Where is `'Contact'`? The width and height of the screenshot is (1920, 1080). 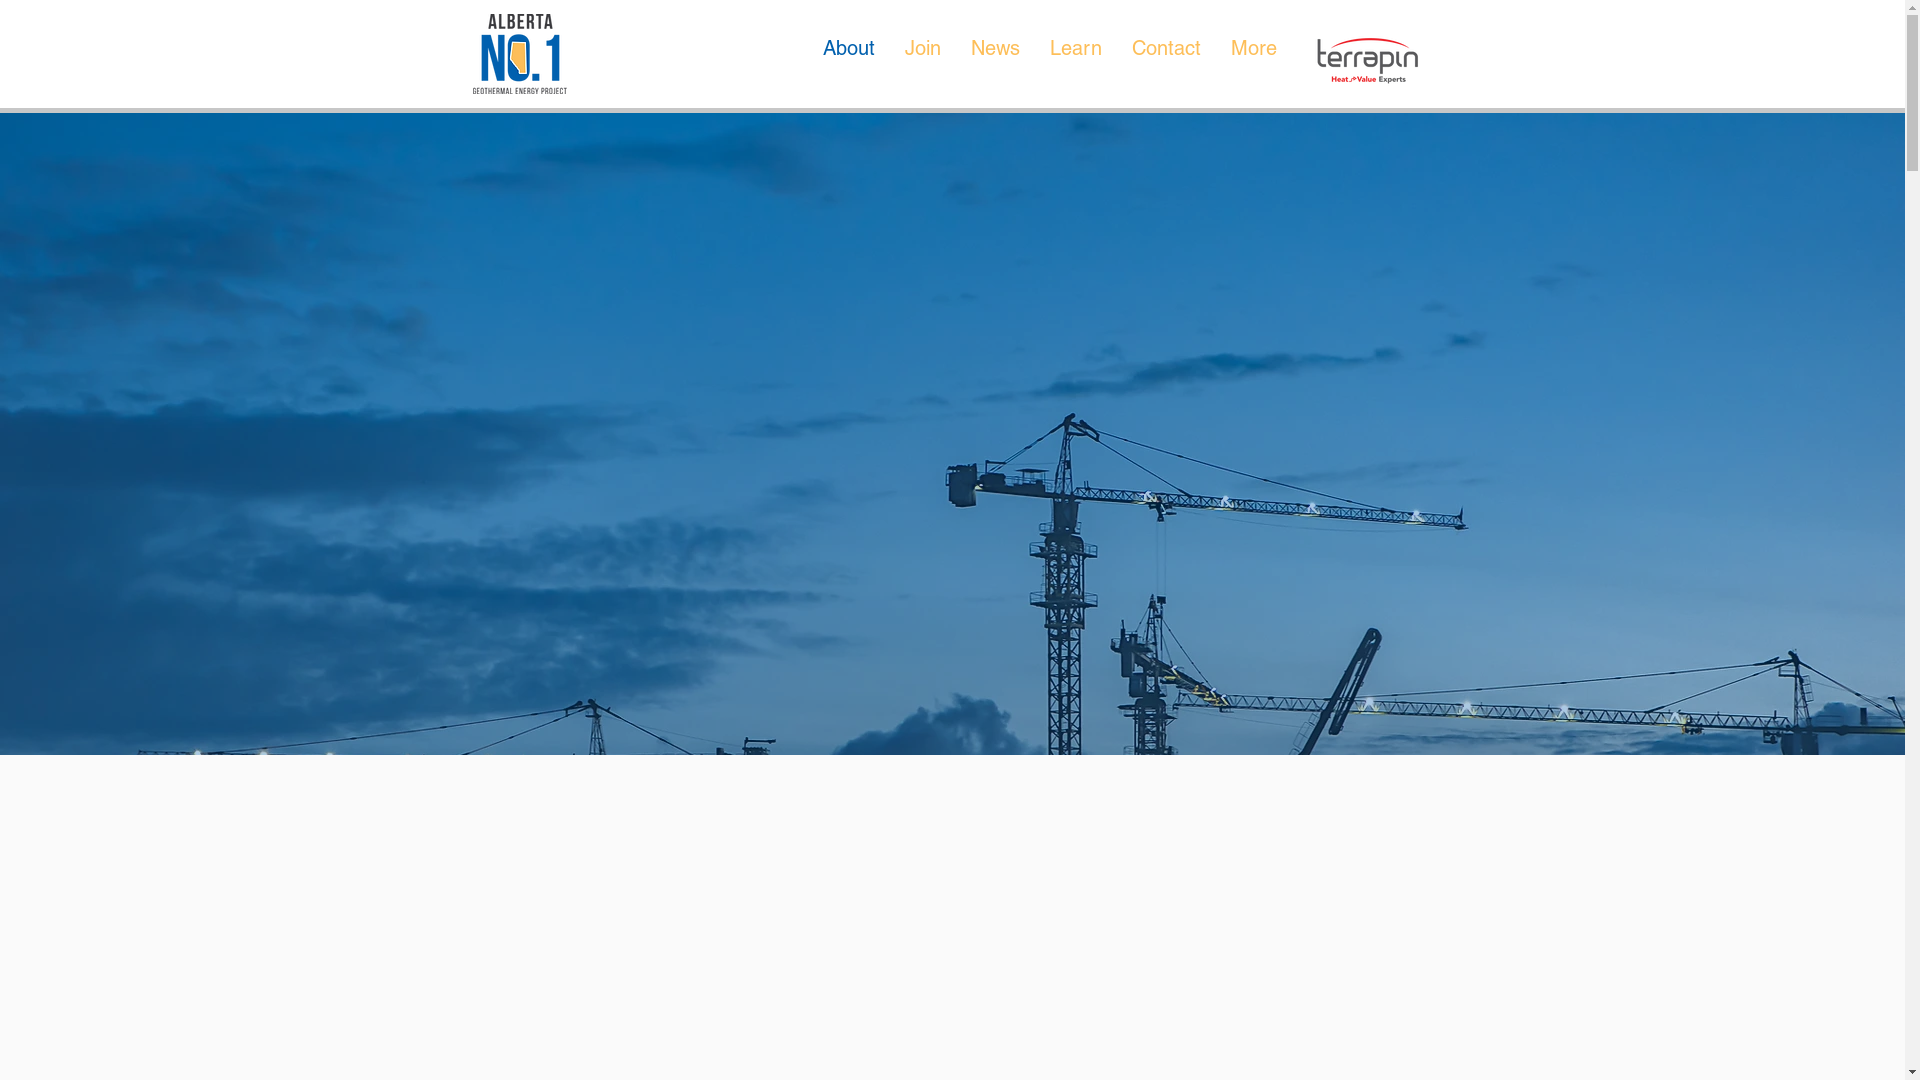 'Contact' is located at coordinates (1115, 57).